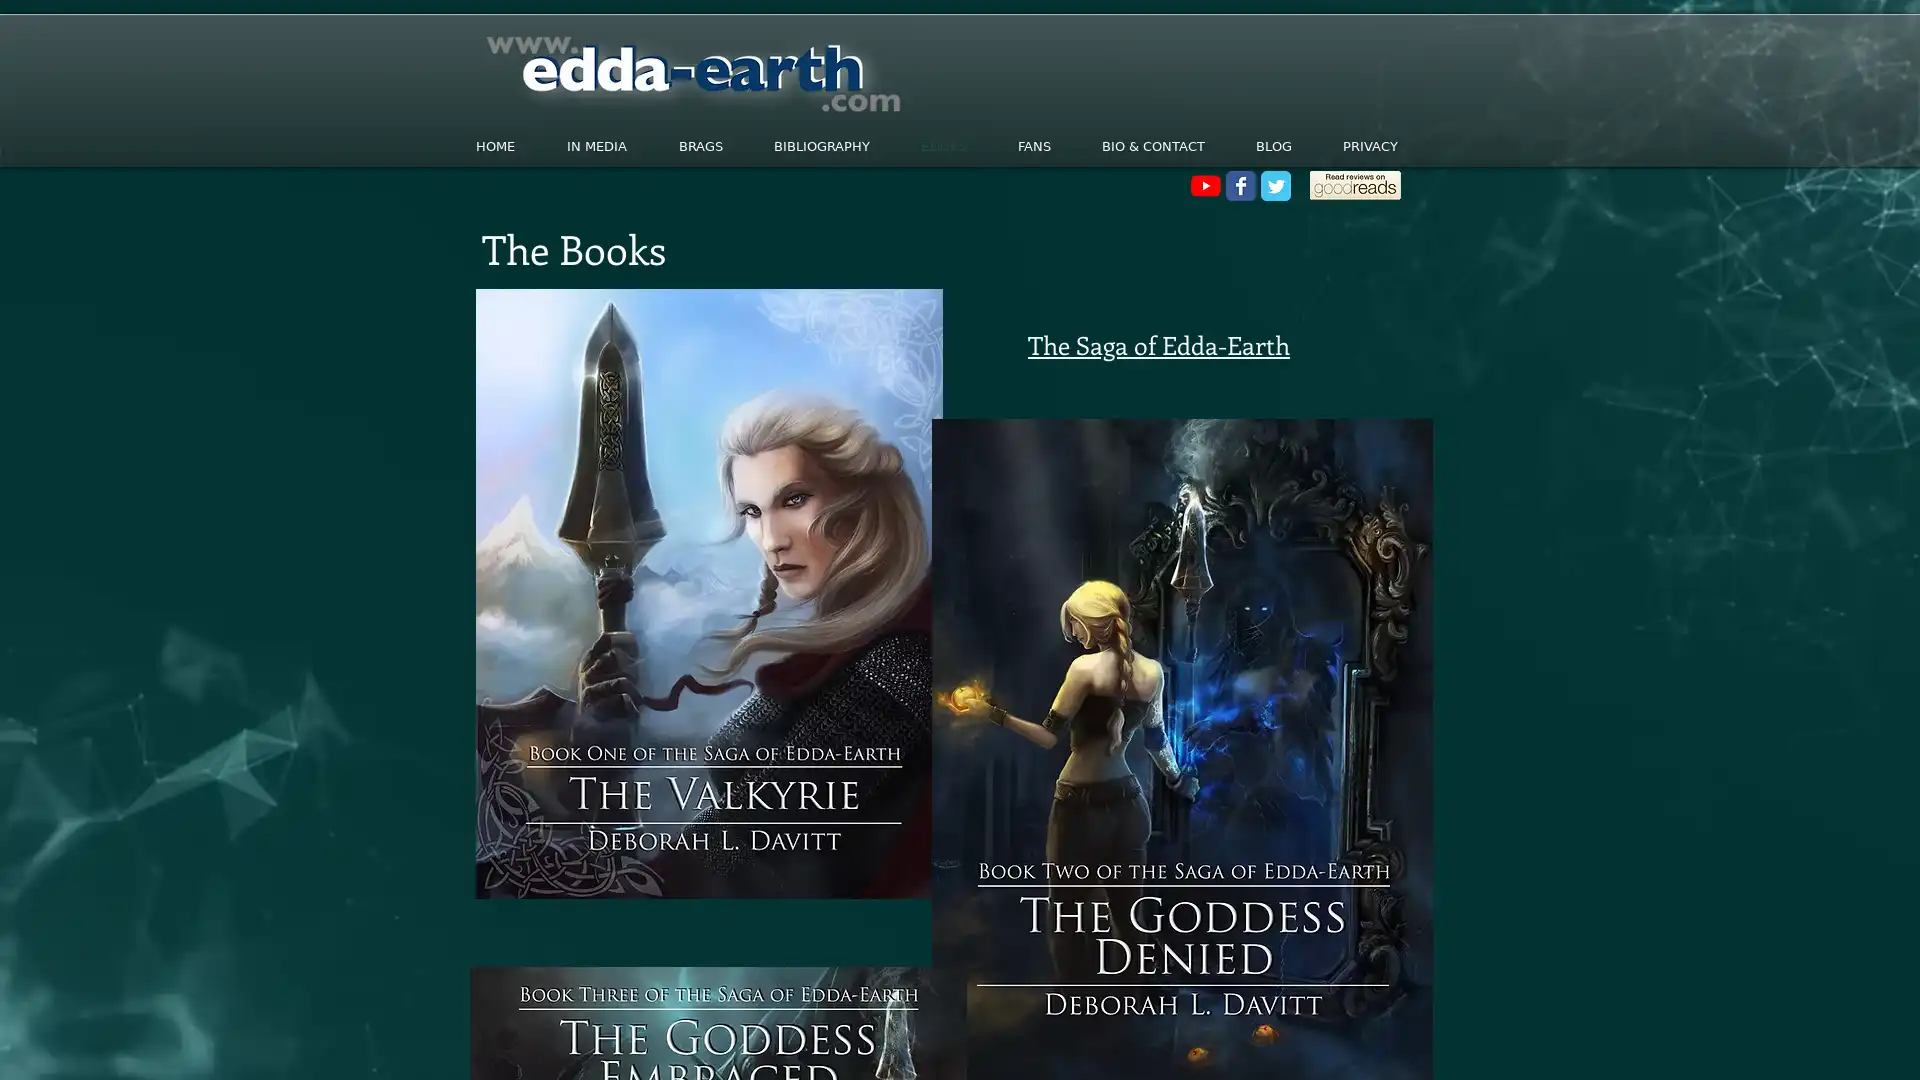 The image size is (1920, 1080). What do you see at coordinates (1830, 1044) in the screenshot?
I see `Accept` at bounding box center [1830, 1044].